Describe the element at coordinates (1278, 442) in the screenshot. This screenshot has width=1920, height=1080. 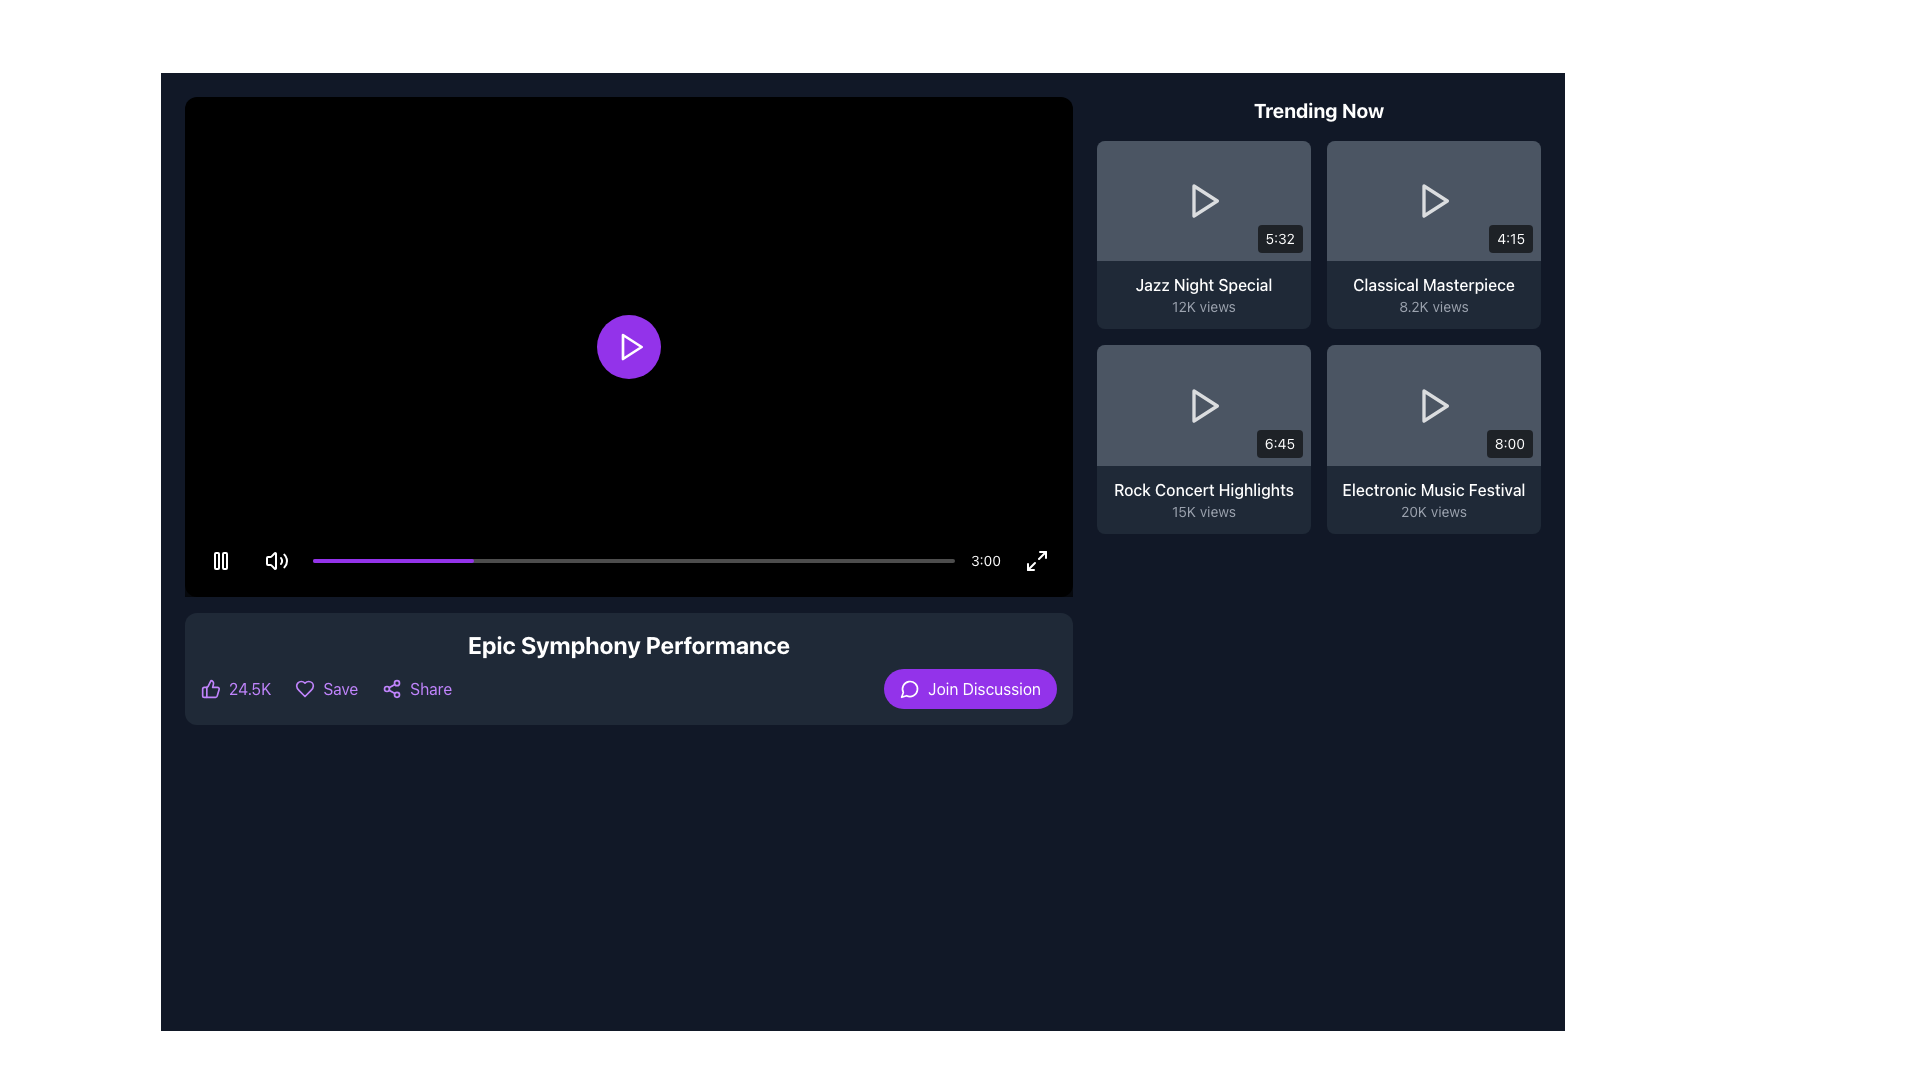
I see `the text label displaying '6:45' located in the bottom-right corner of the 'Trending Now' grid layout, associated with the 'Rock Concert Highlights' item` at that location.